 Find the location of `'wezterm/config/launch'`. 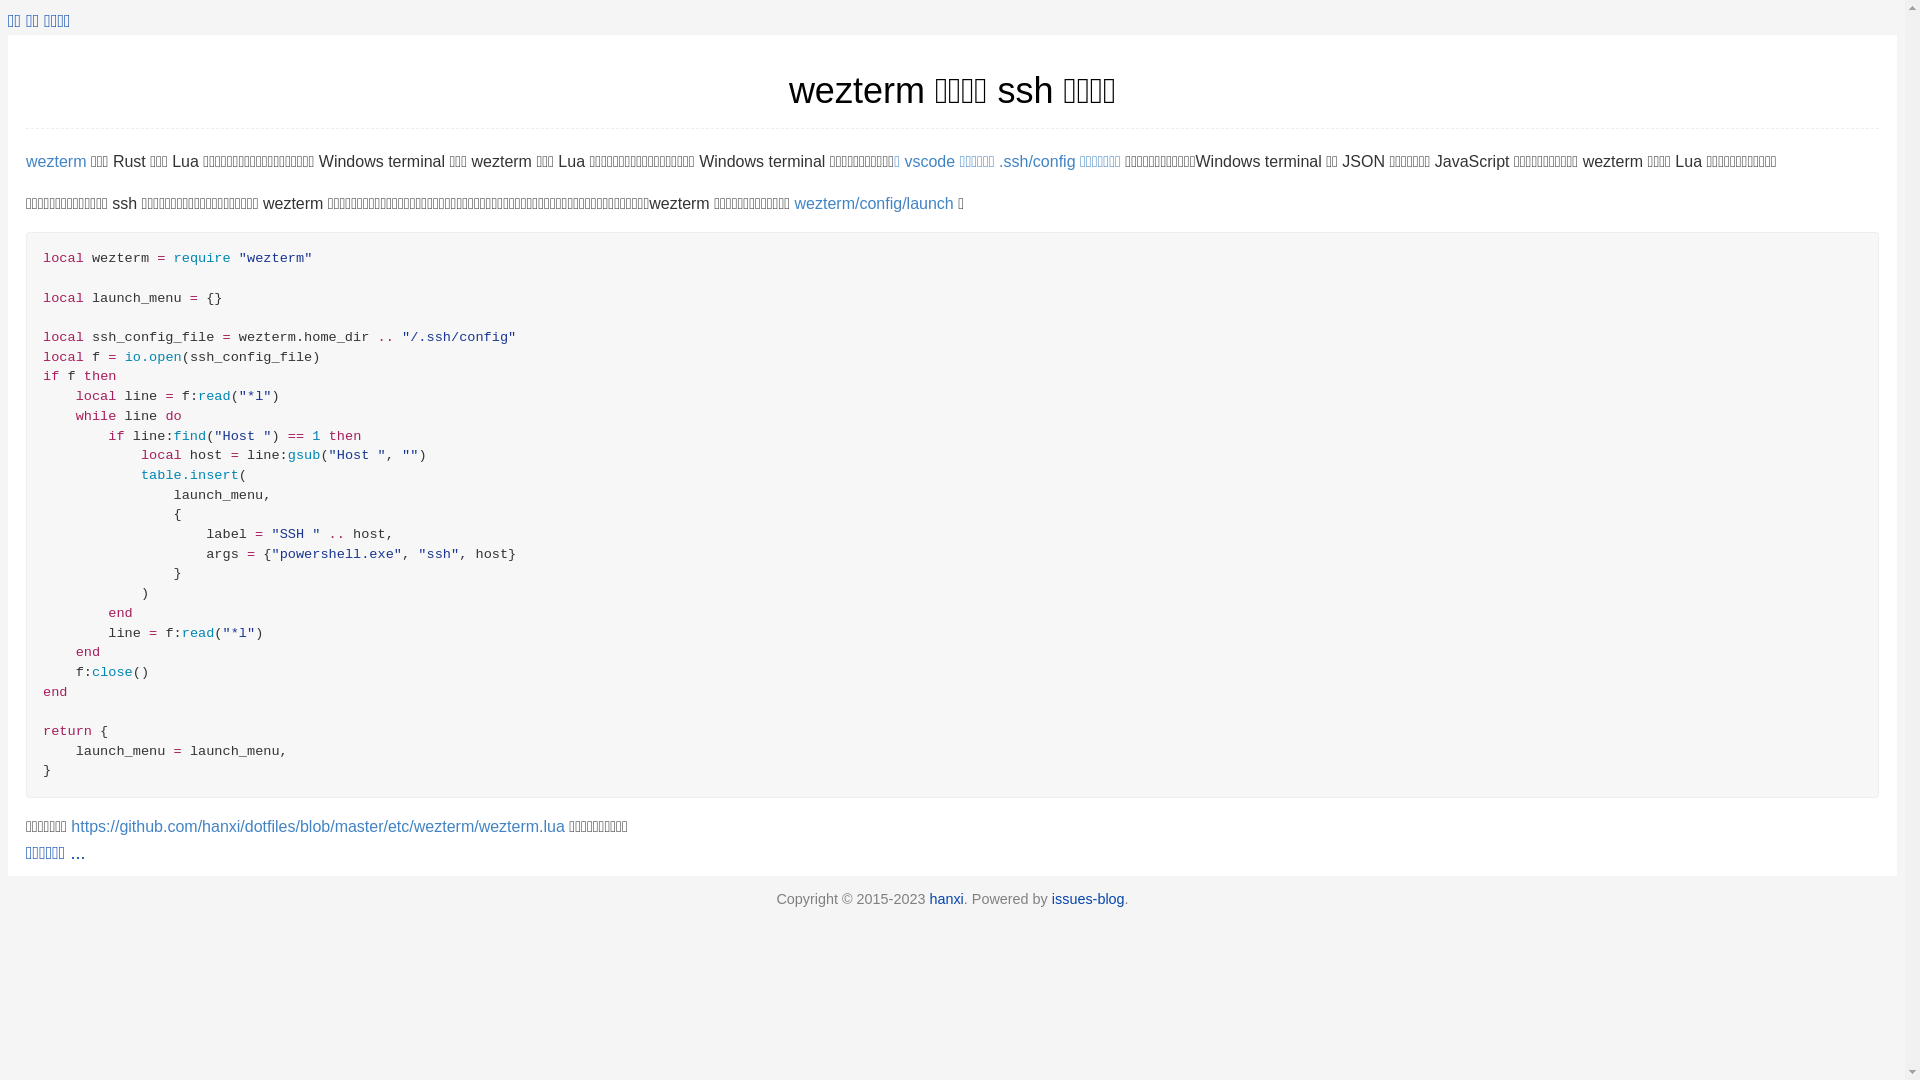

'wezterm/config/launch' is located at coordinates (874, 203).